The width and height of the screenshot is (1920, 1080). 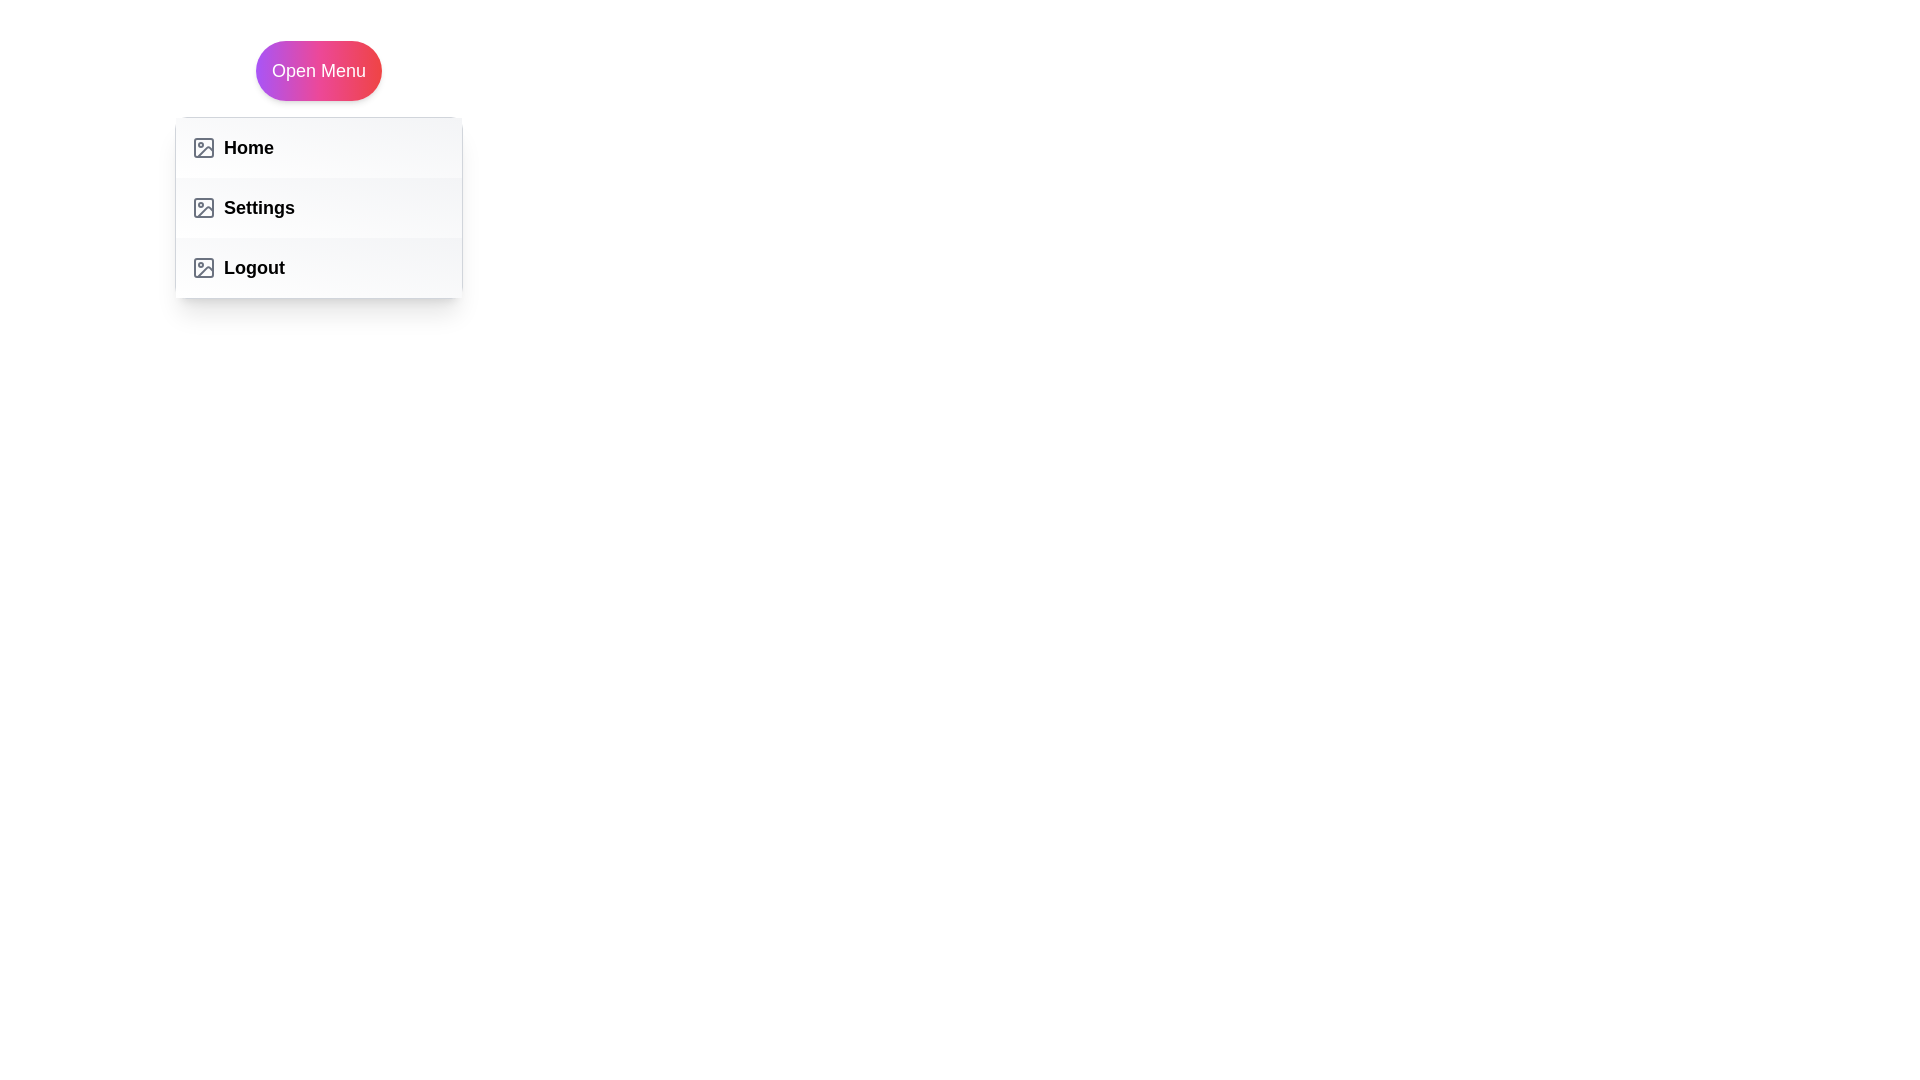 What do you see at coordinates (317, 266) in the screenshot?
I see `the menu item Logout by clicking on it` at bounding box center [317, 266].